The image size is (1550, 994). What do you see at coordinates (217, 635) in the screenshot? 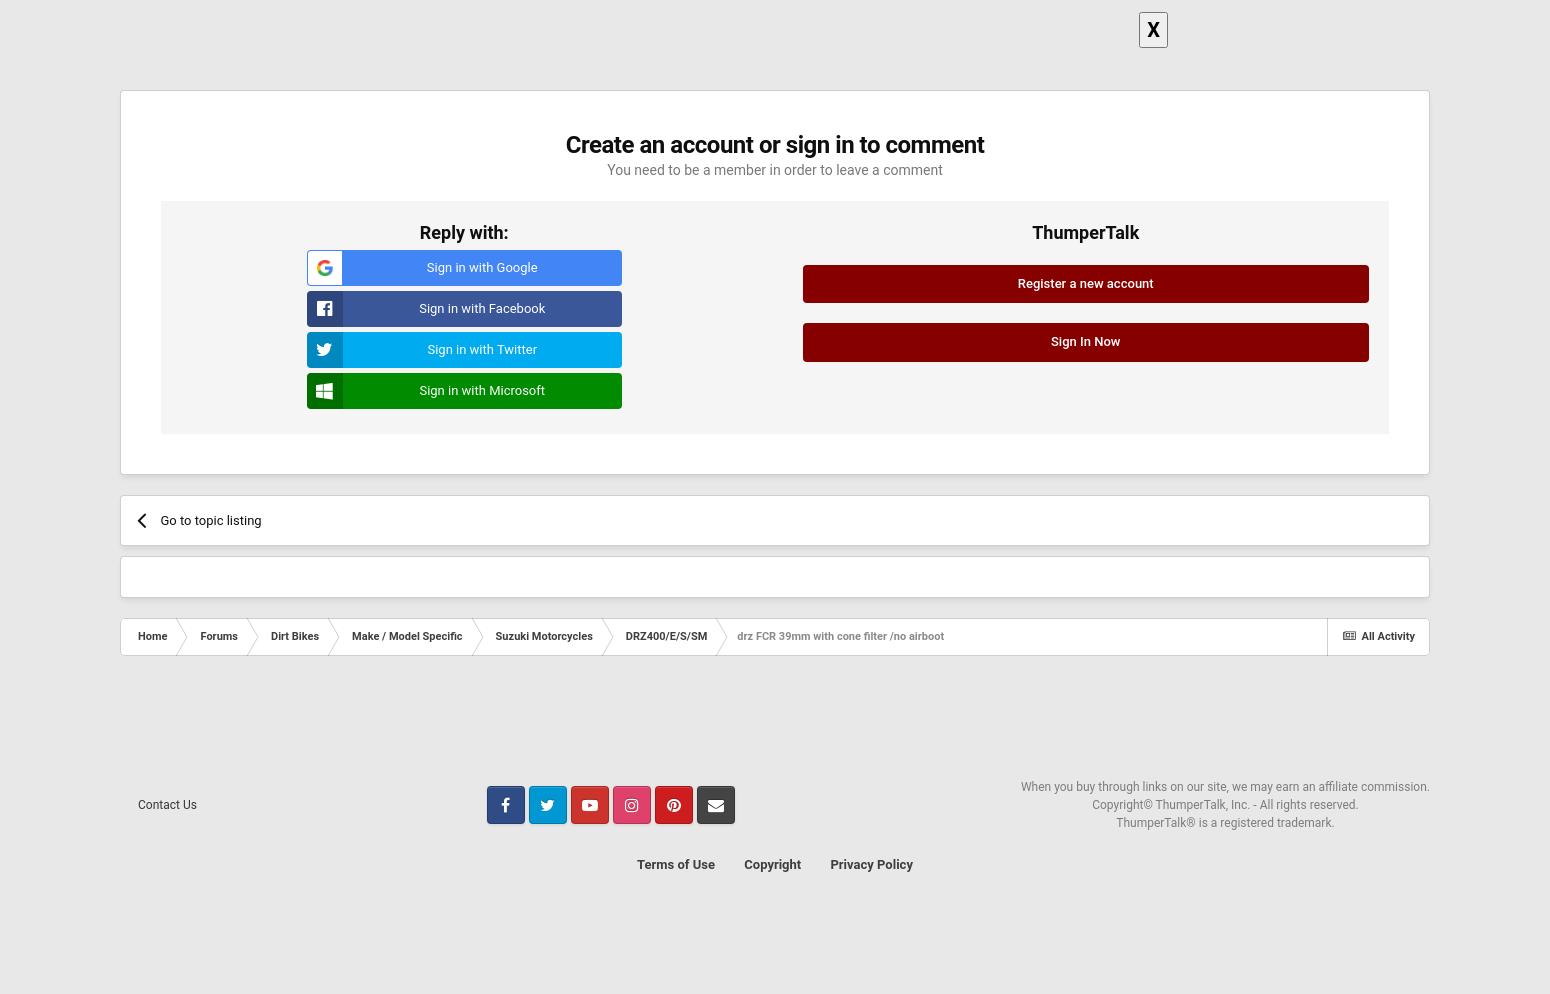
I see `'Forums'` at bounding box center [217, 635].